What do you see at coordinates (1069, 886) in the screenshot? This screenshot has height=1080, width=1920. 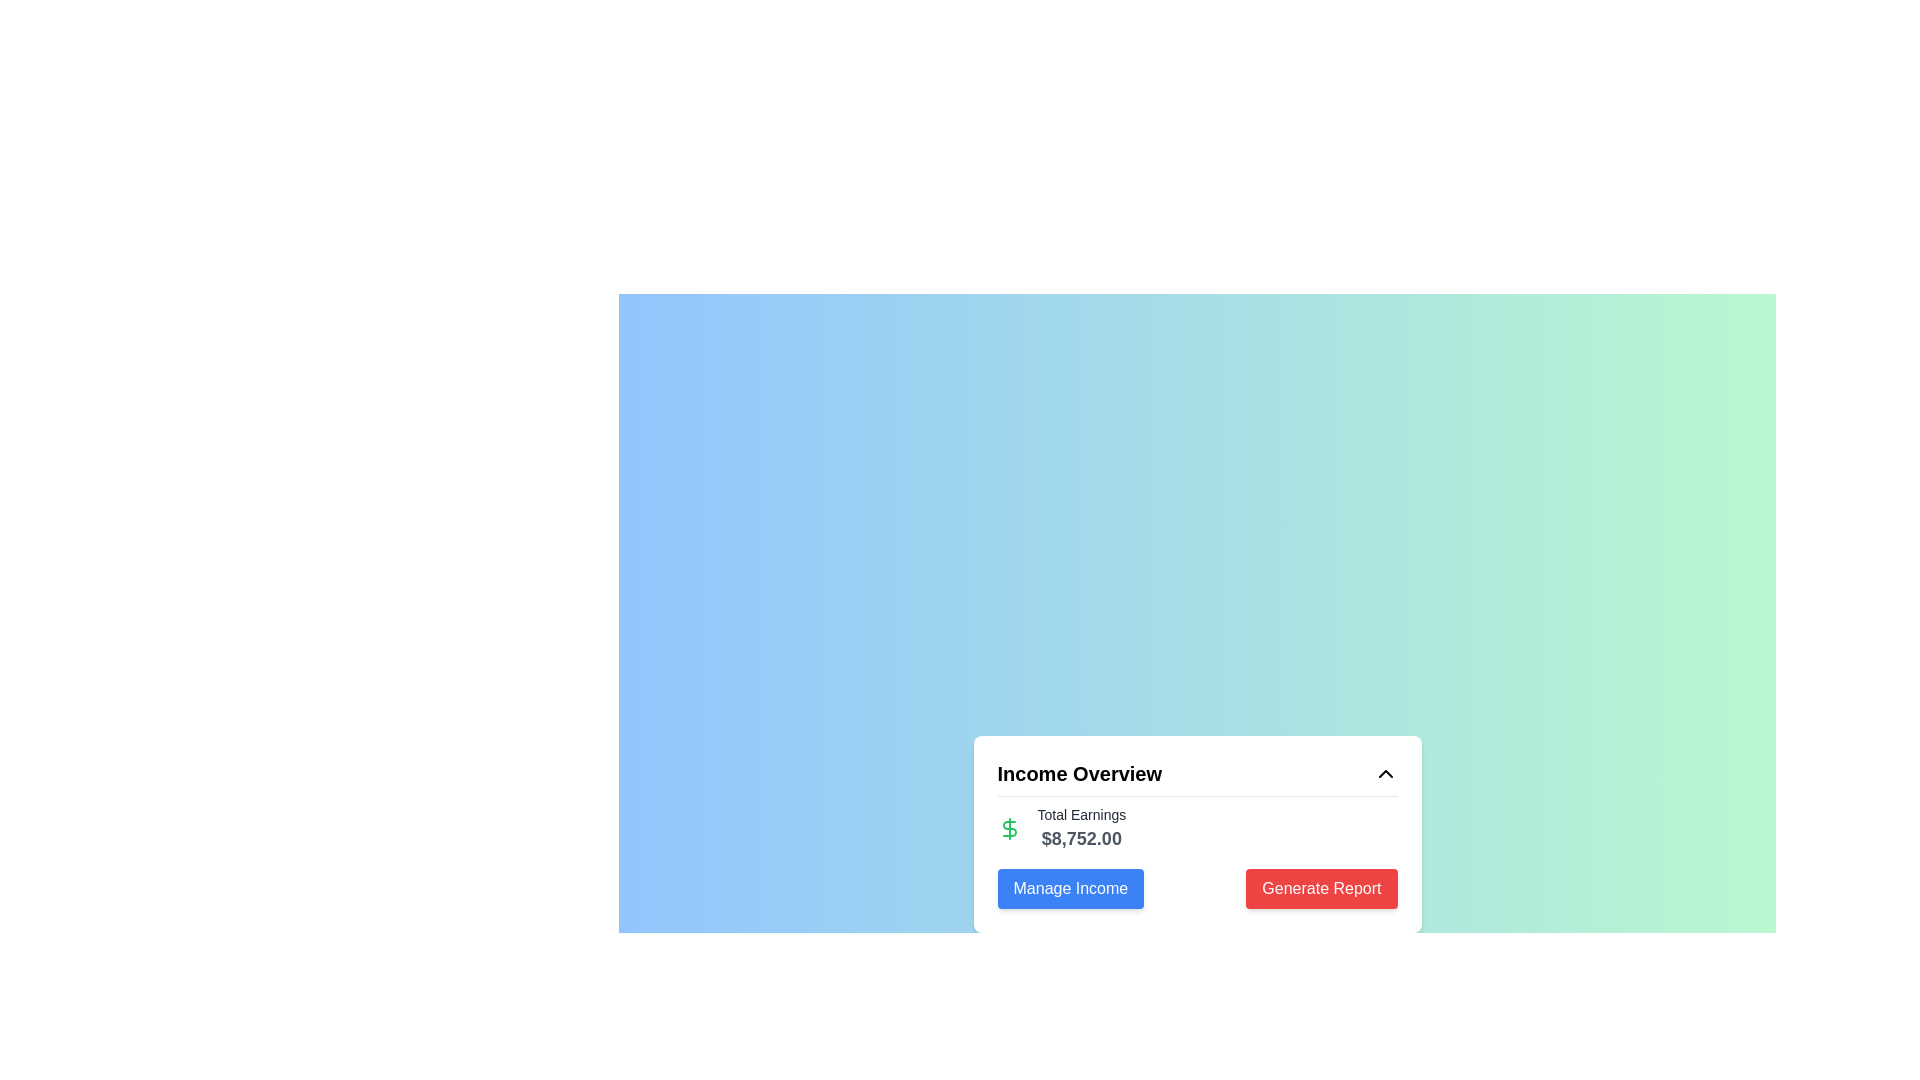 I see `the 'Manage Income' button, which is a rectangular button with rounded corners, styled with a blue background and white text, located in the bottom area under 'Income Overview'` at bounding box center [1069, 886].